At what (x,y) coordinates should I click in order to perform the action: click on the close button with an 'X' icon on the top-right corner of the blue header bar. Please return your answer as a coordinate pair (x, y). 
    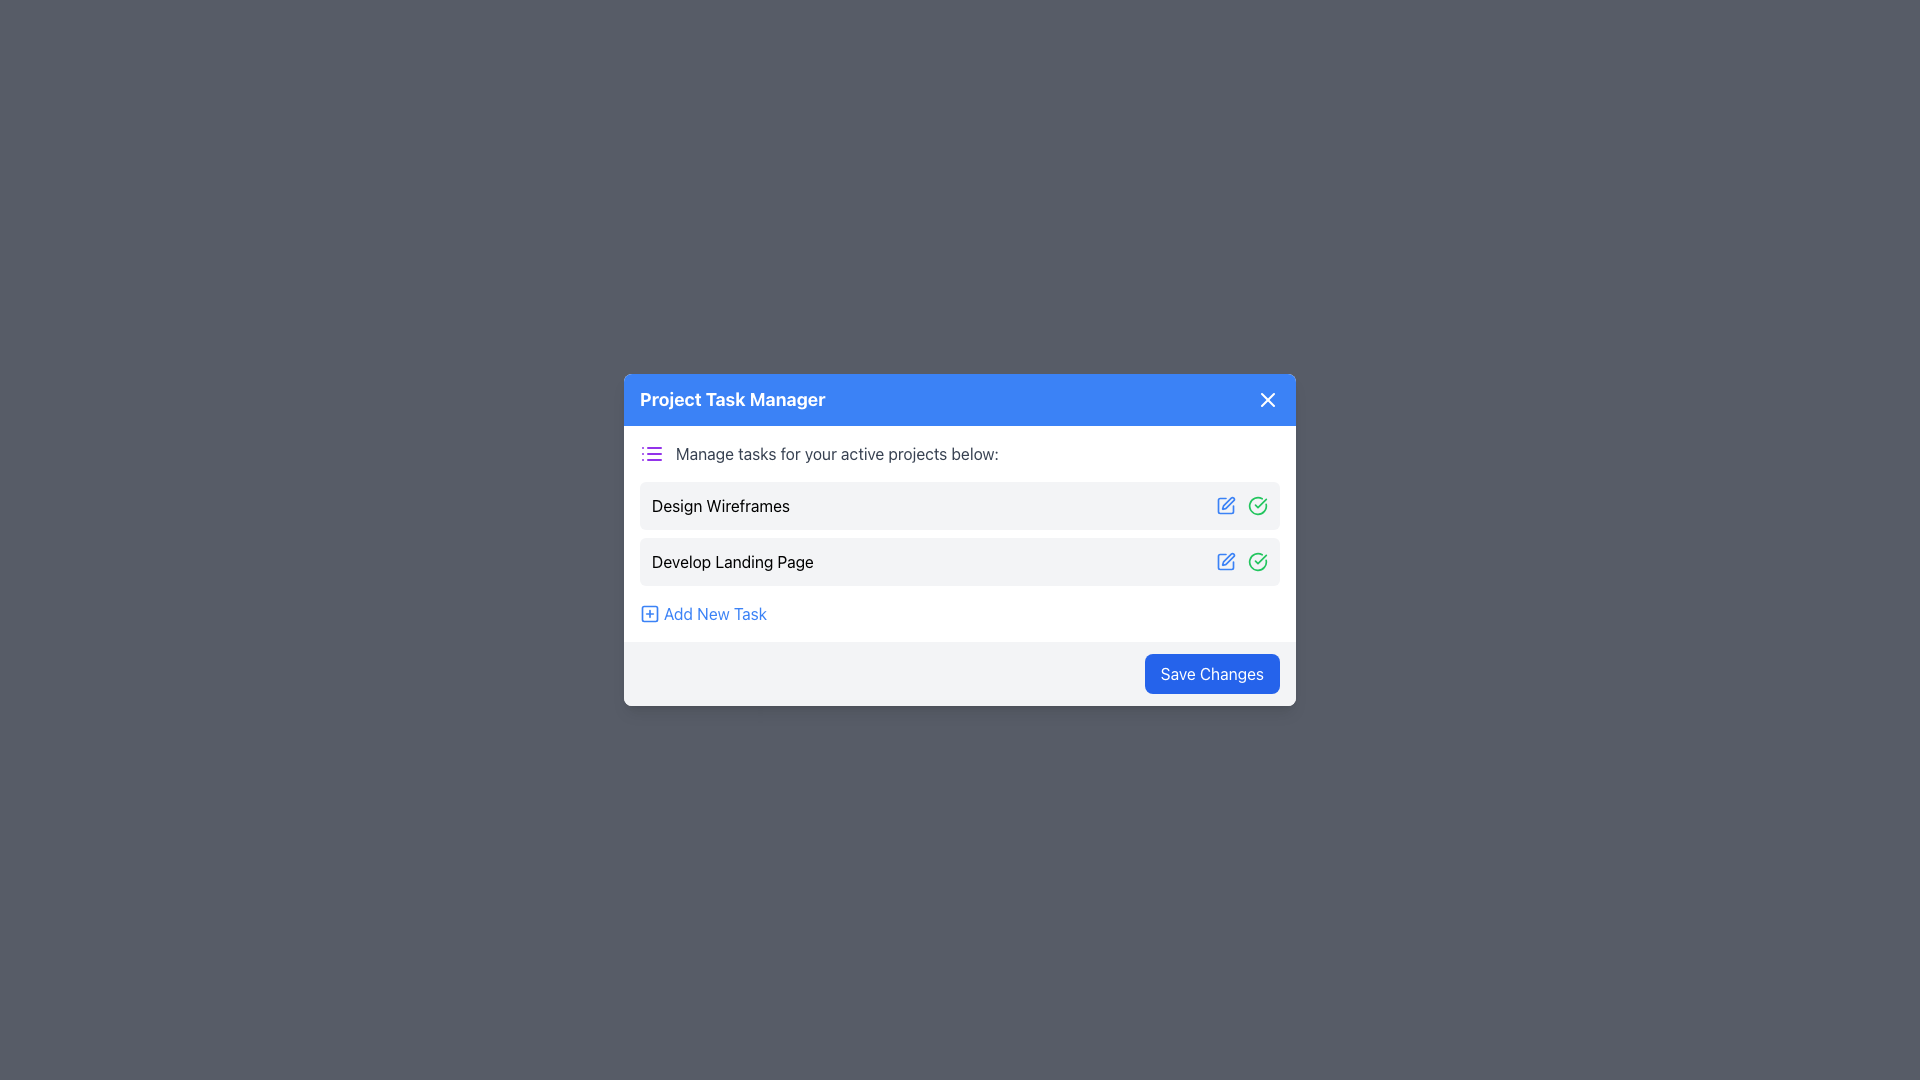
    Looking at the image, I should click on (1266, 400).